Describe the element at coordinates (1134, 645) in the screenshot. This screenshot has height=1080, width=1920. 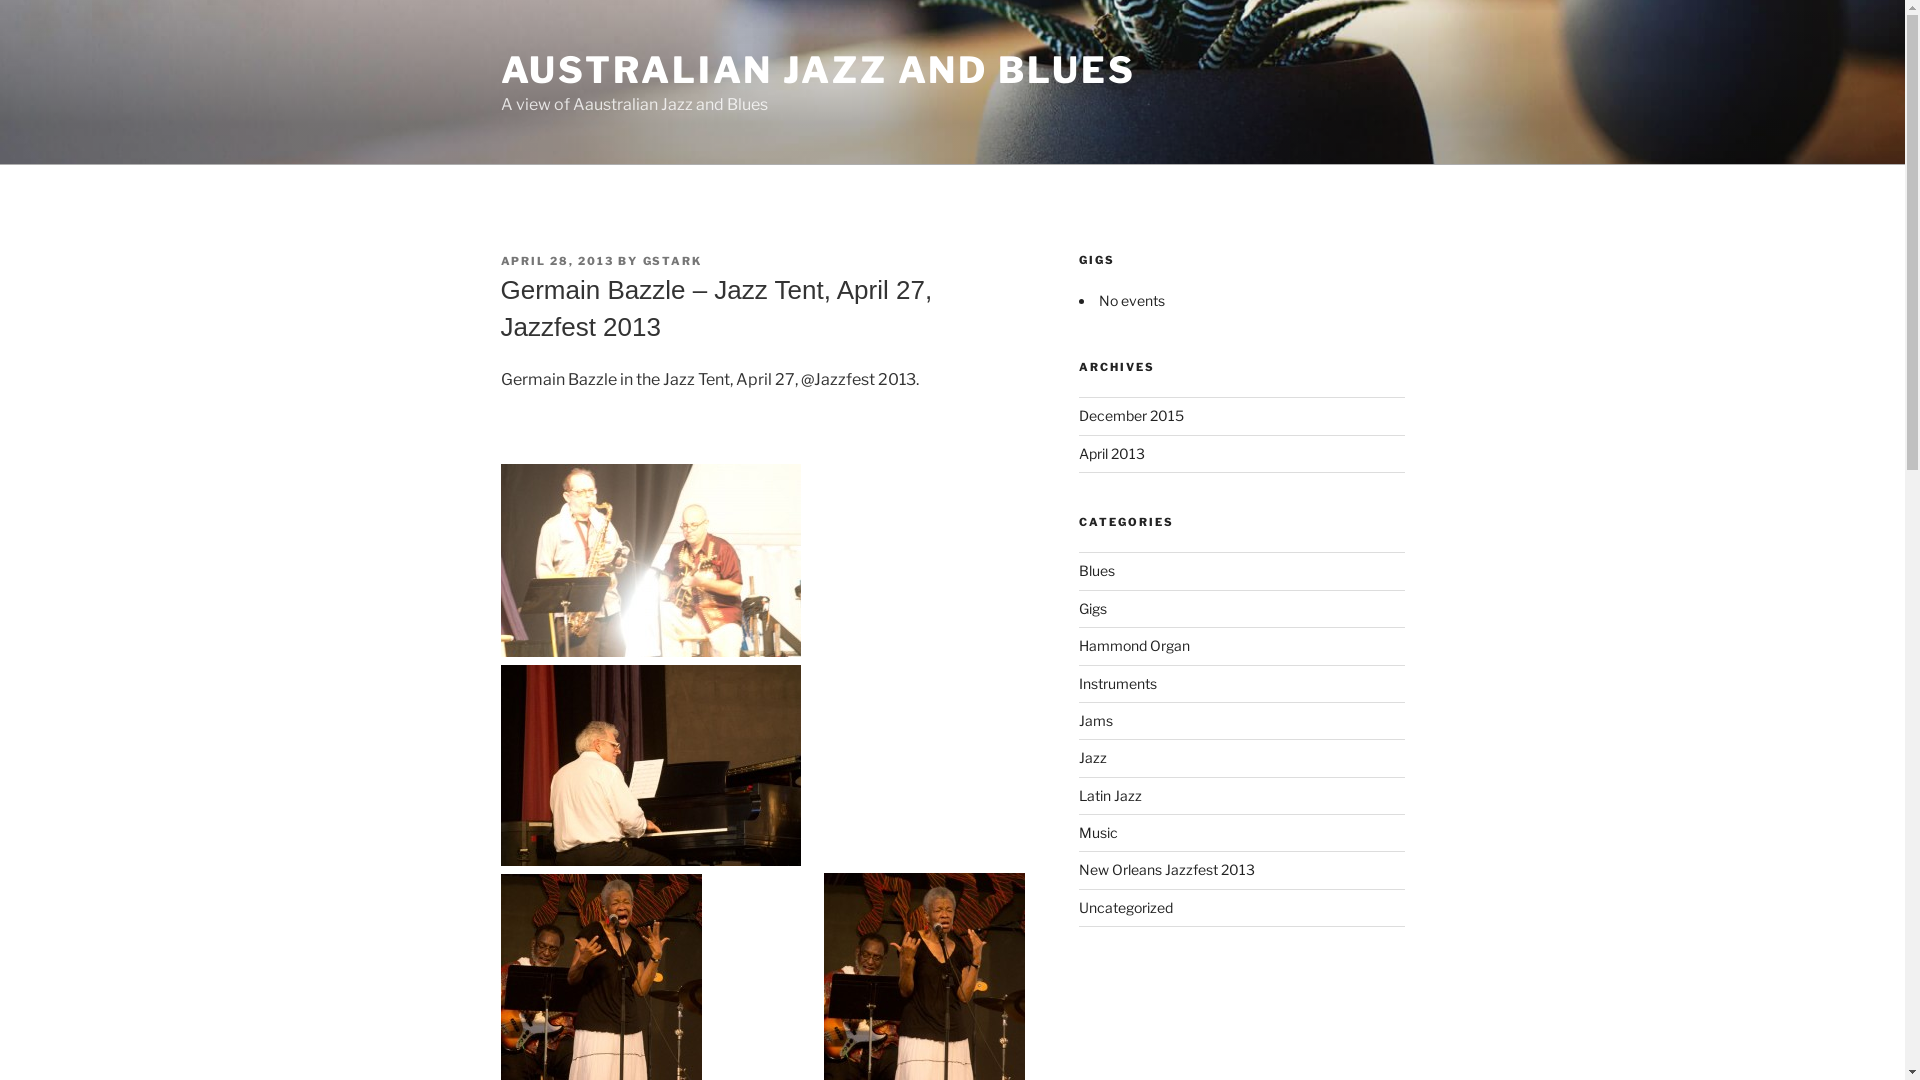
I see `'Hammond Organ'` at that location.